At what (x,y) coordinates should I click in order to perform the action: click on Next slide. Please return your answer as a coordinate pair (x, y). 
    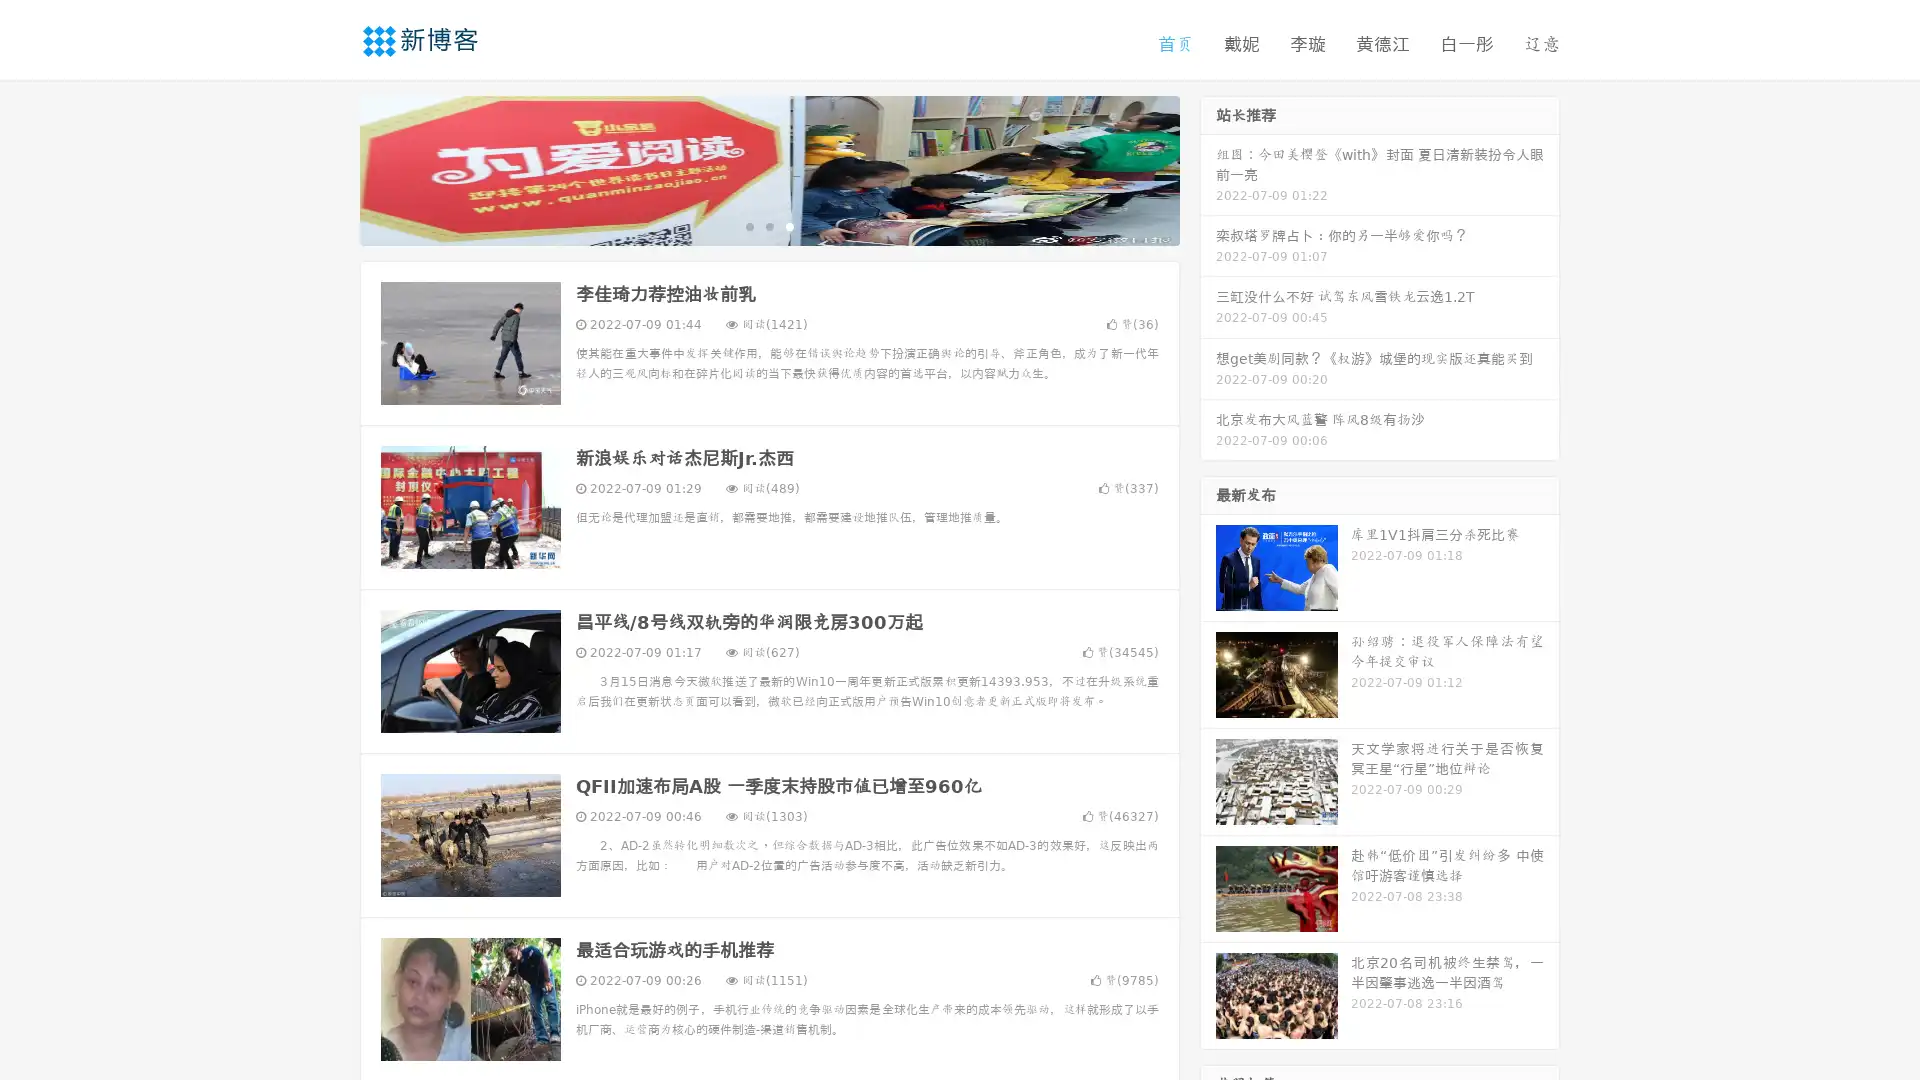
    Looking at the image, I should click on (1208, 168).